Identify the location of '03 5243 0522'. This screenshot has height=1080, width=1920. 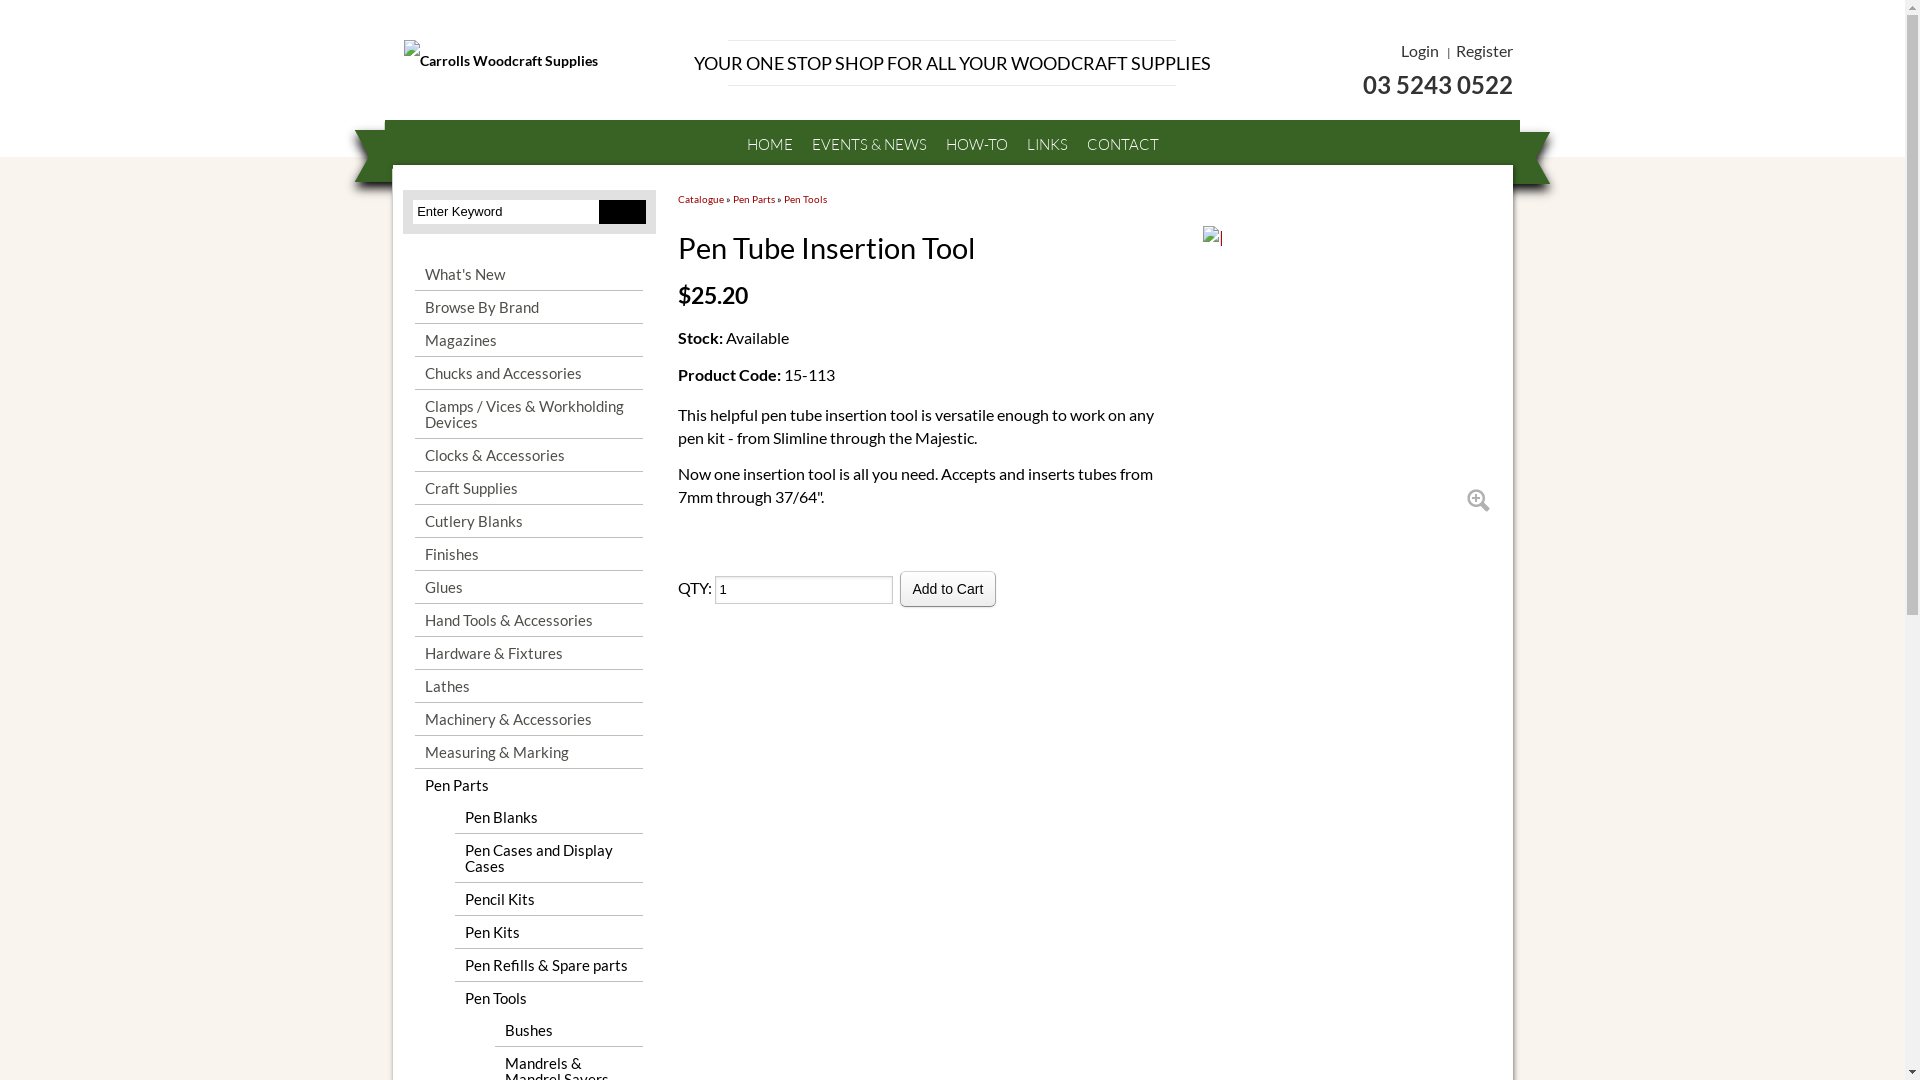
(1371, 83).